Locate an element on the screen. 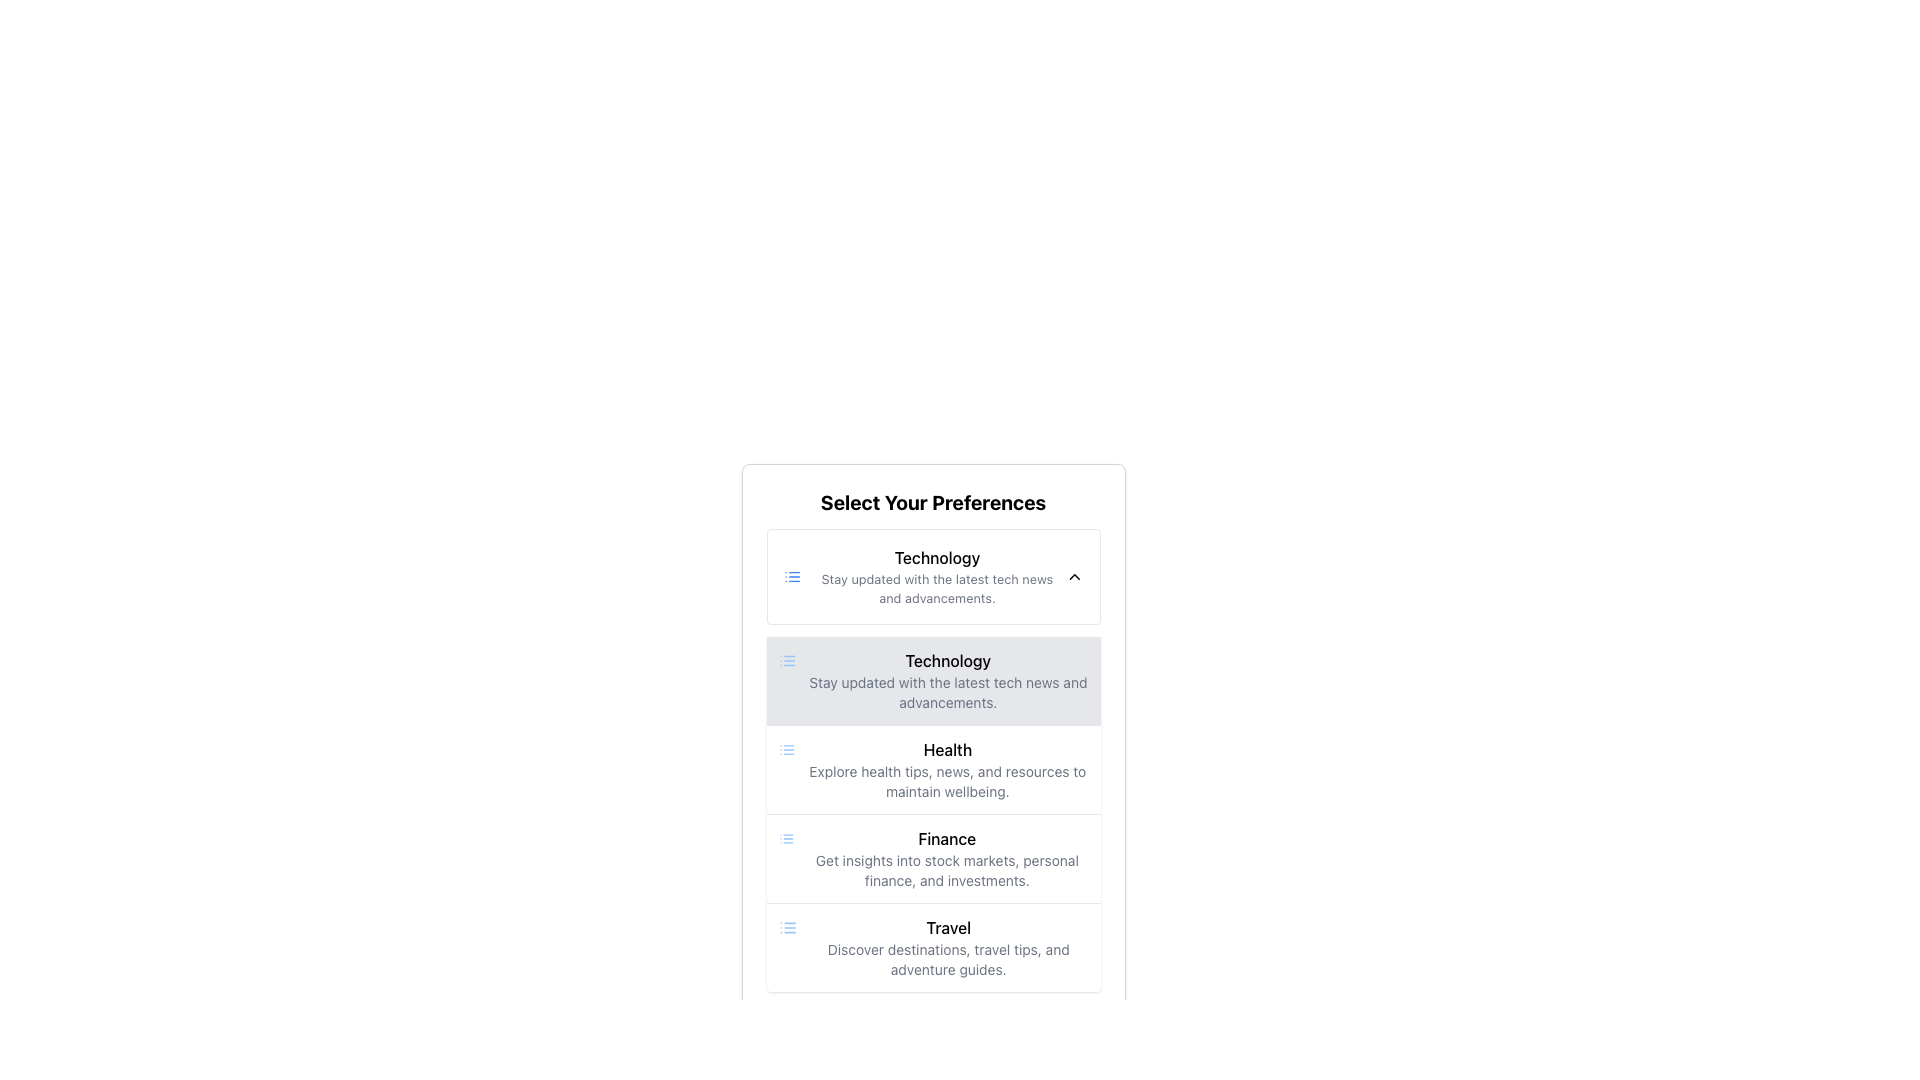  the text label that reads 'Stay updated with the latest tech news and advancements.' located below the 'Technology' section is located at coordinates (947, 692).